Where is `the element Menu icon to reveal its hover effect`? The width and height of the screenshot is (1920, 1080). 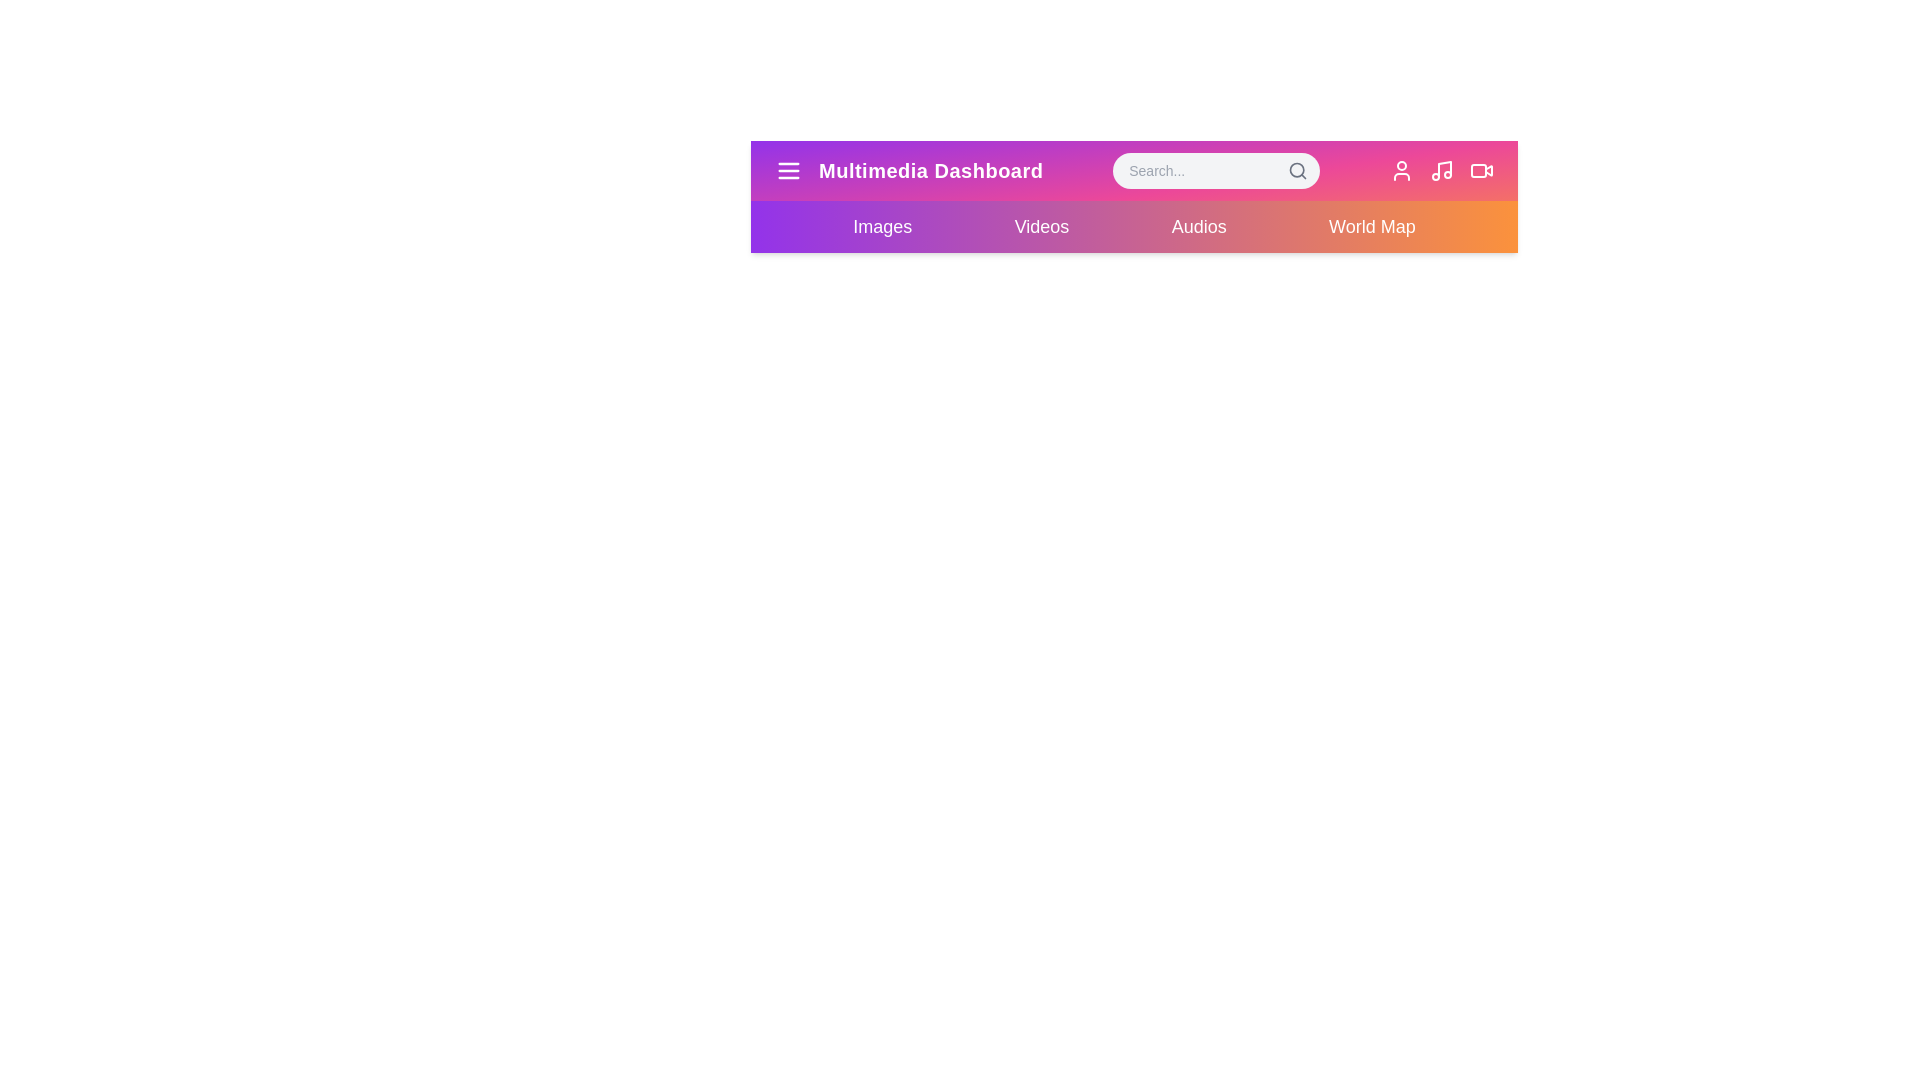 the element Menu icon to reveal its hover effect is located at coordinates (787, 169).